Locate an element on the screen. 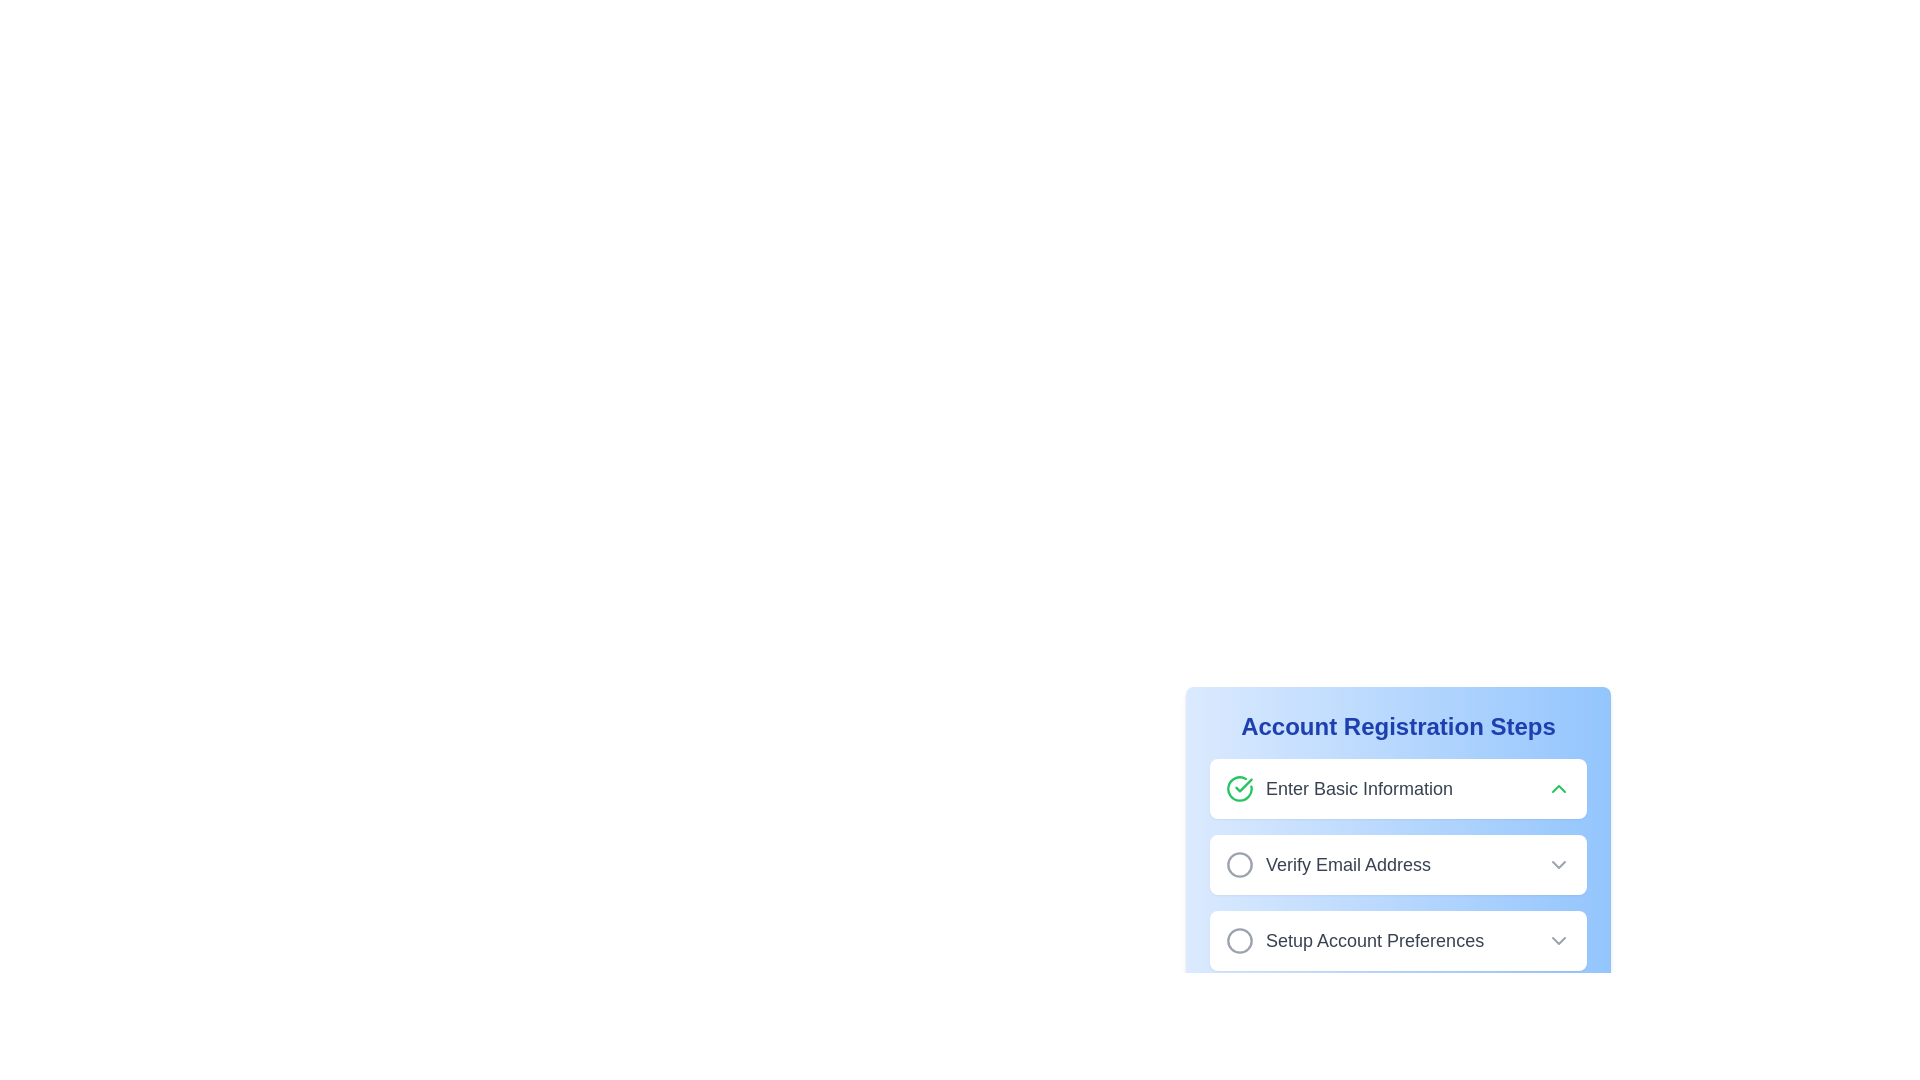  the third item in the 'Account Registration Steps' list, which represents a configuration step for setting account preferences is located at coordinates (1355, 941).